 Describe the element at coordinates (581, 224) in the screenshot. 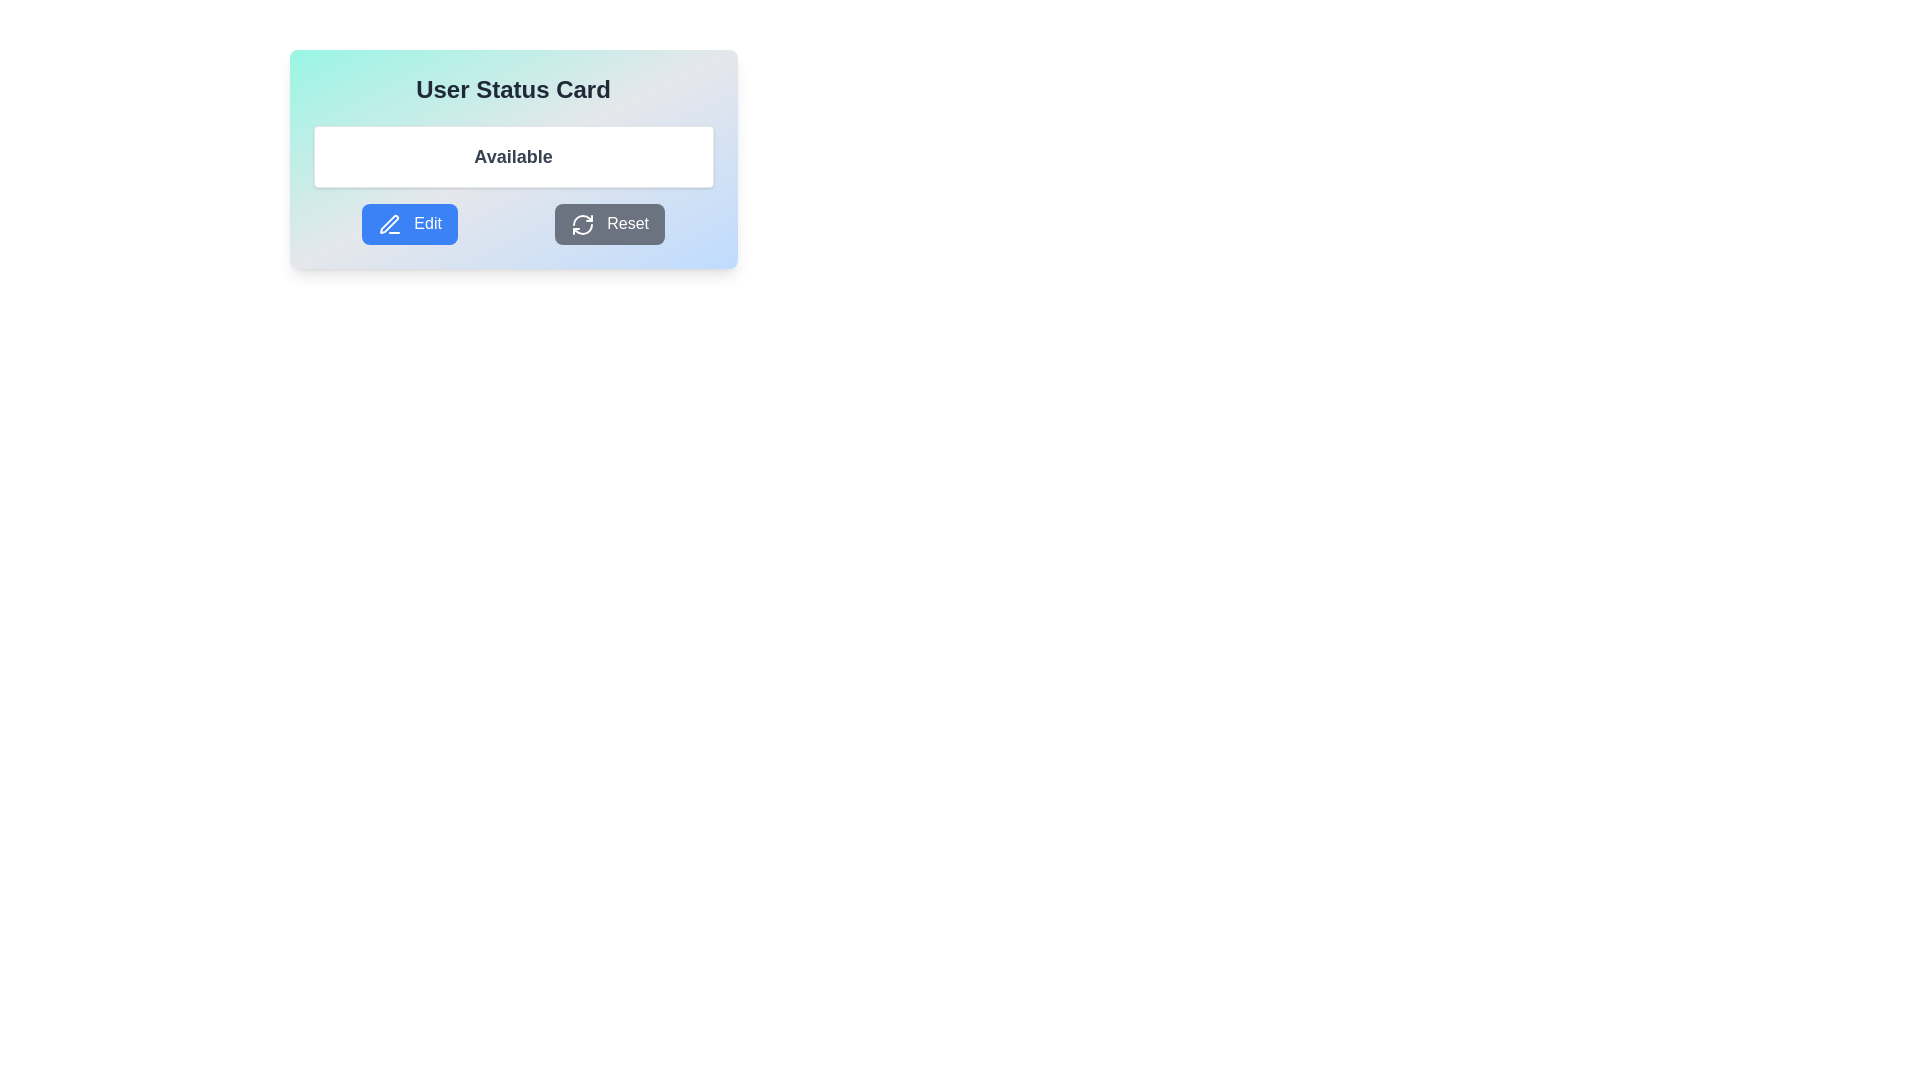

I see `the 'Reset' button which contains the circular arrows SVG icon located in the lower-right section of the card layout` at that location.